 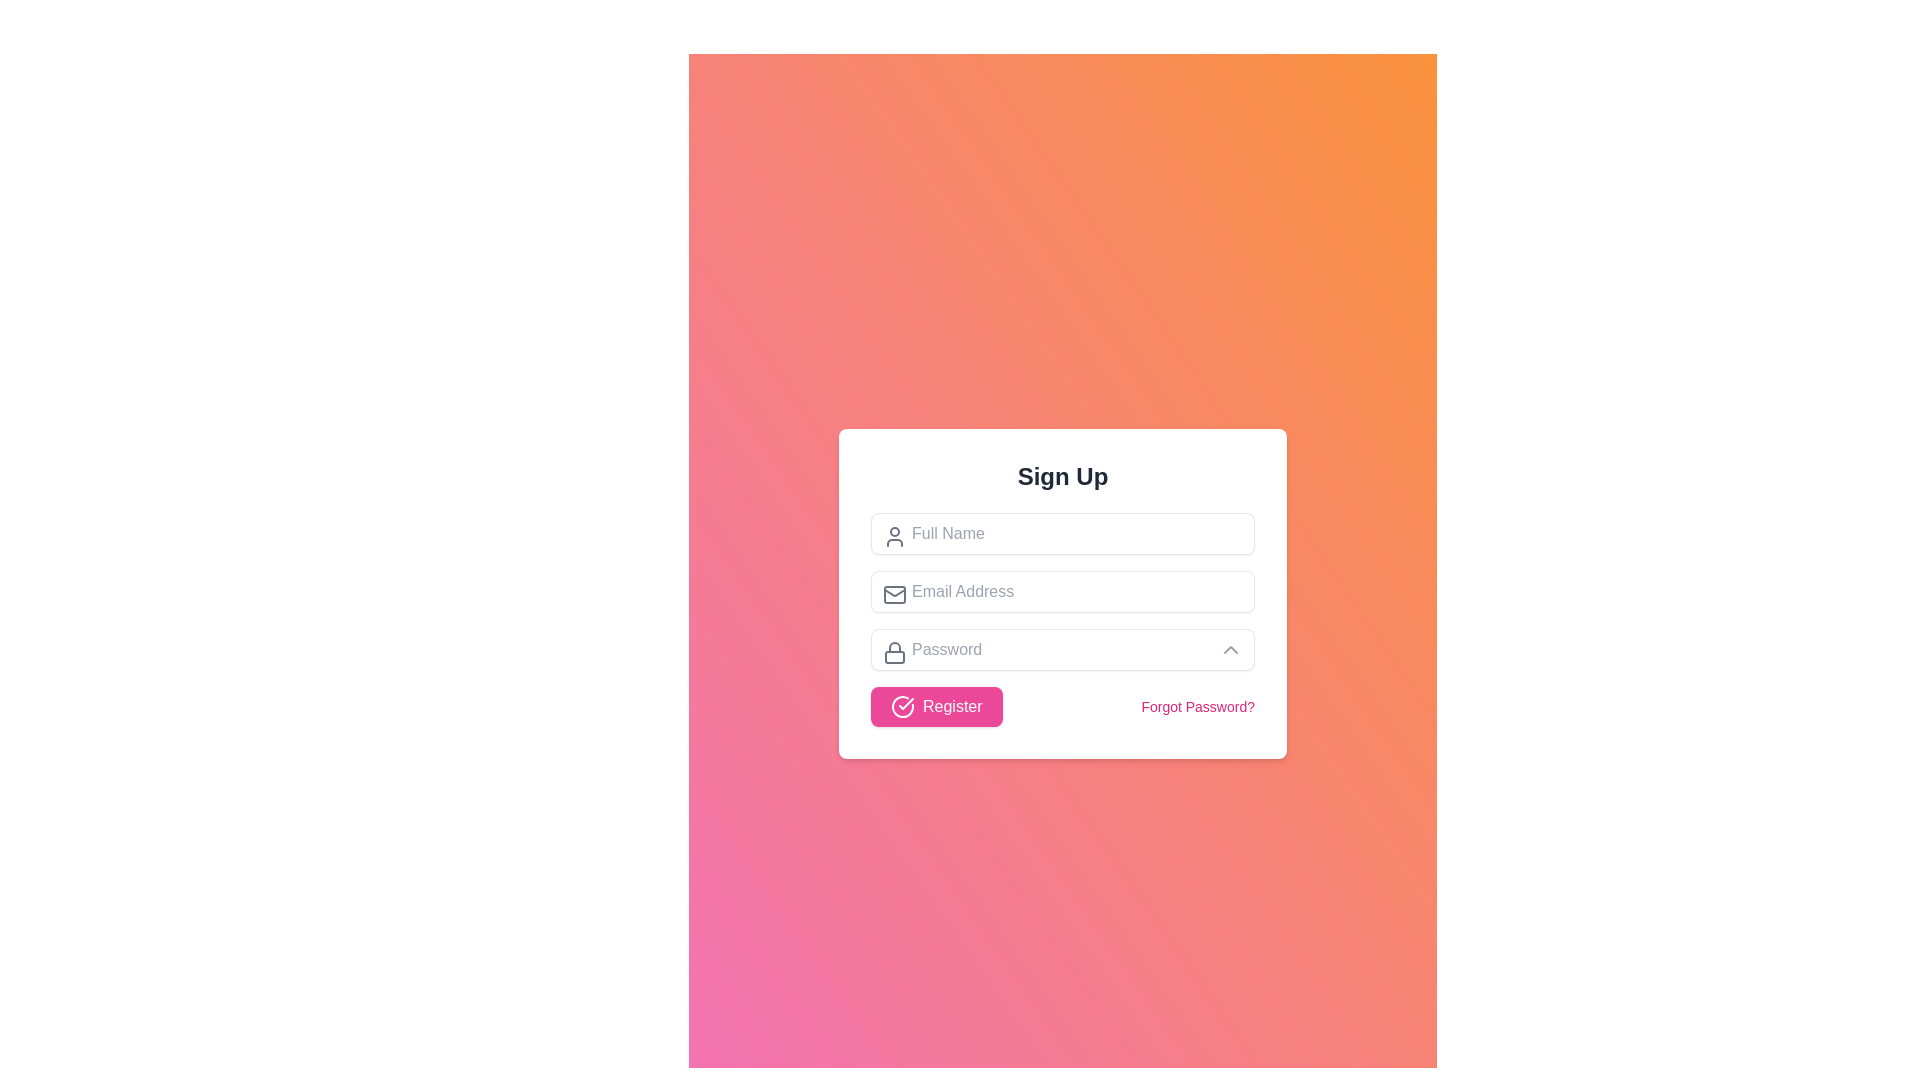 I want to click on the text label that identifies the form as a sign-up form, located at the top of the white sign-up card above the input fields, so click(x=1061, y=477).